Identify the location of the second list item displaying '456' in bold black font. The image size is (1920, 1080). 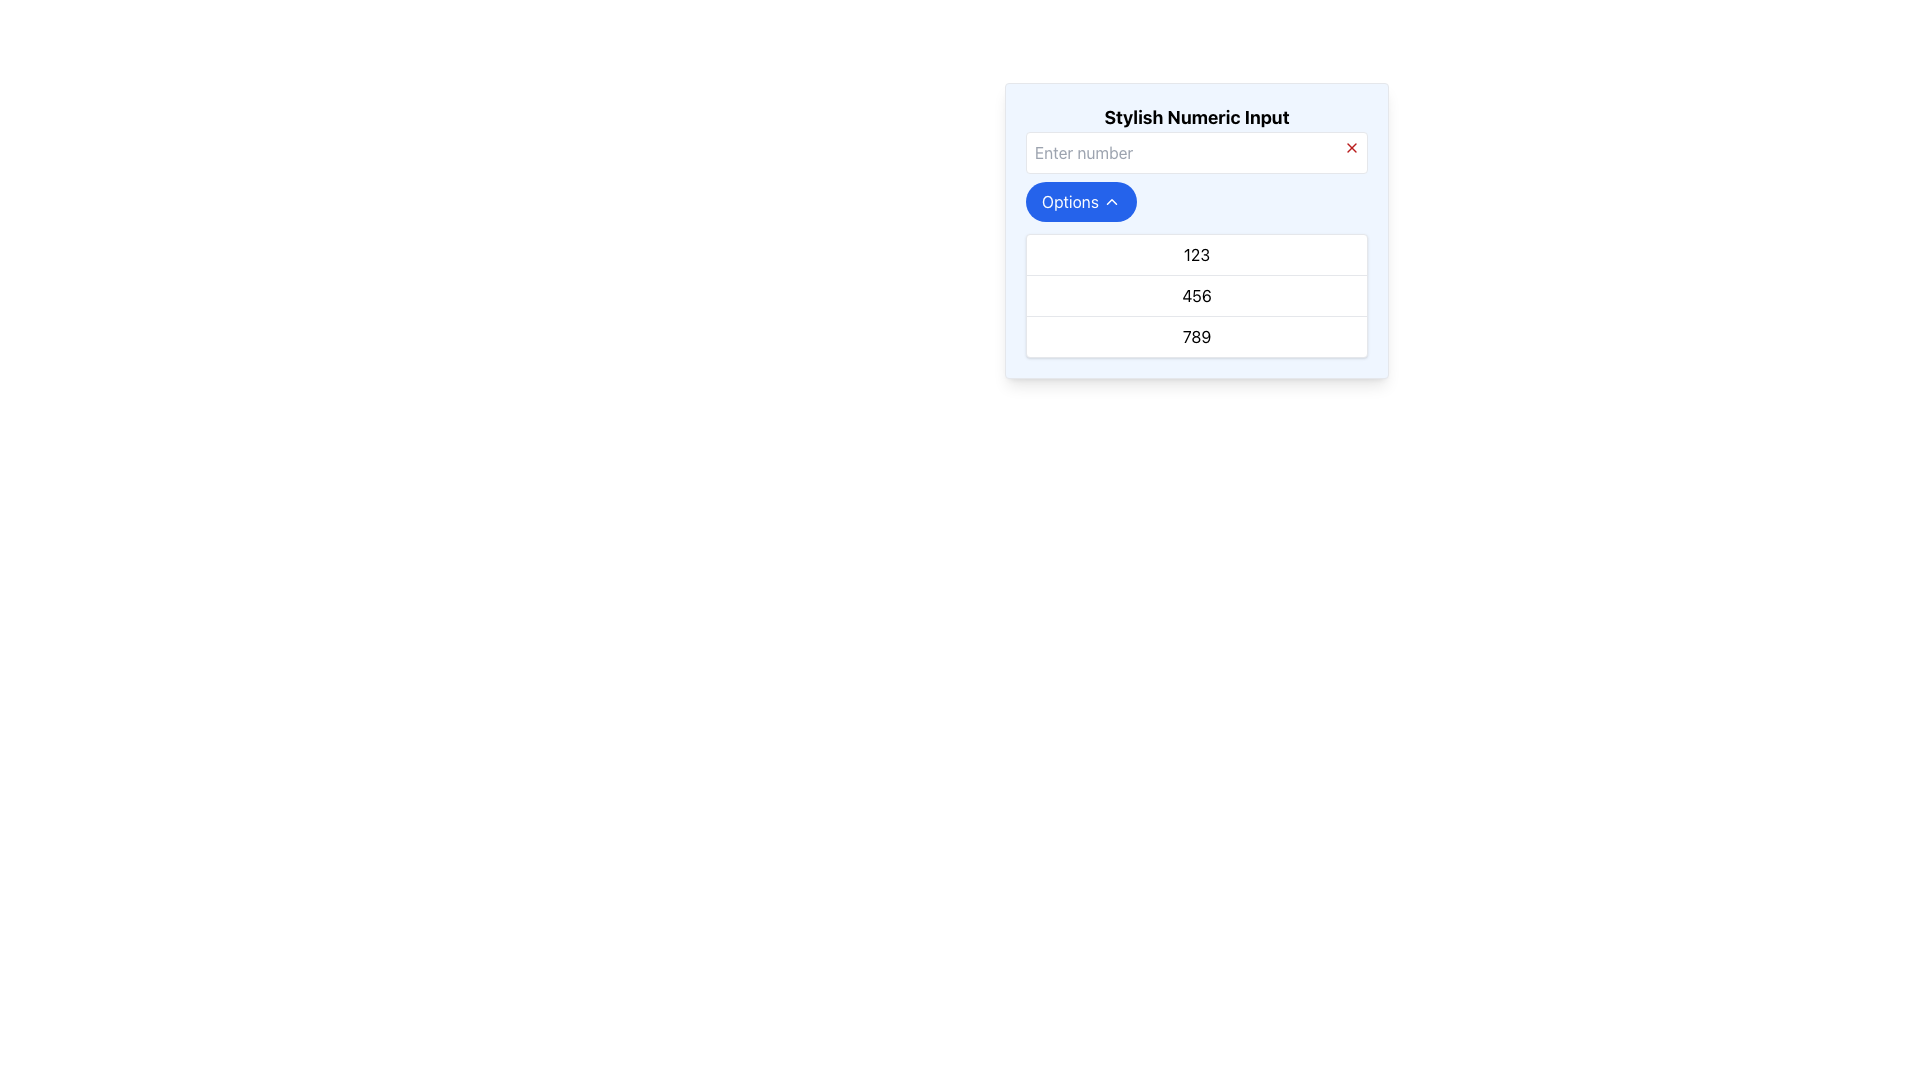
(1196, 294).